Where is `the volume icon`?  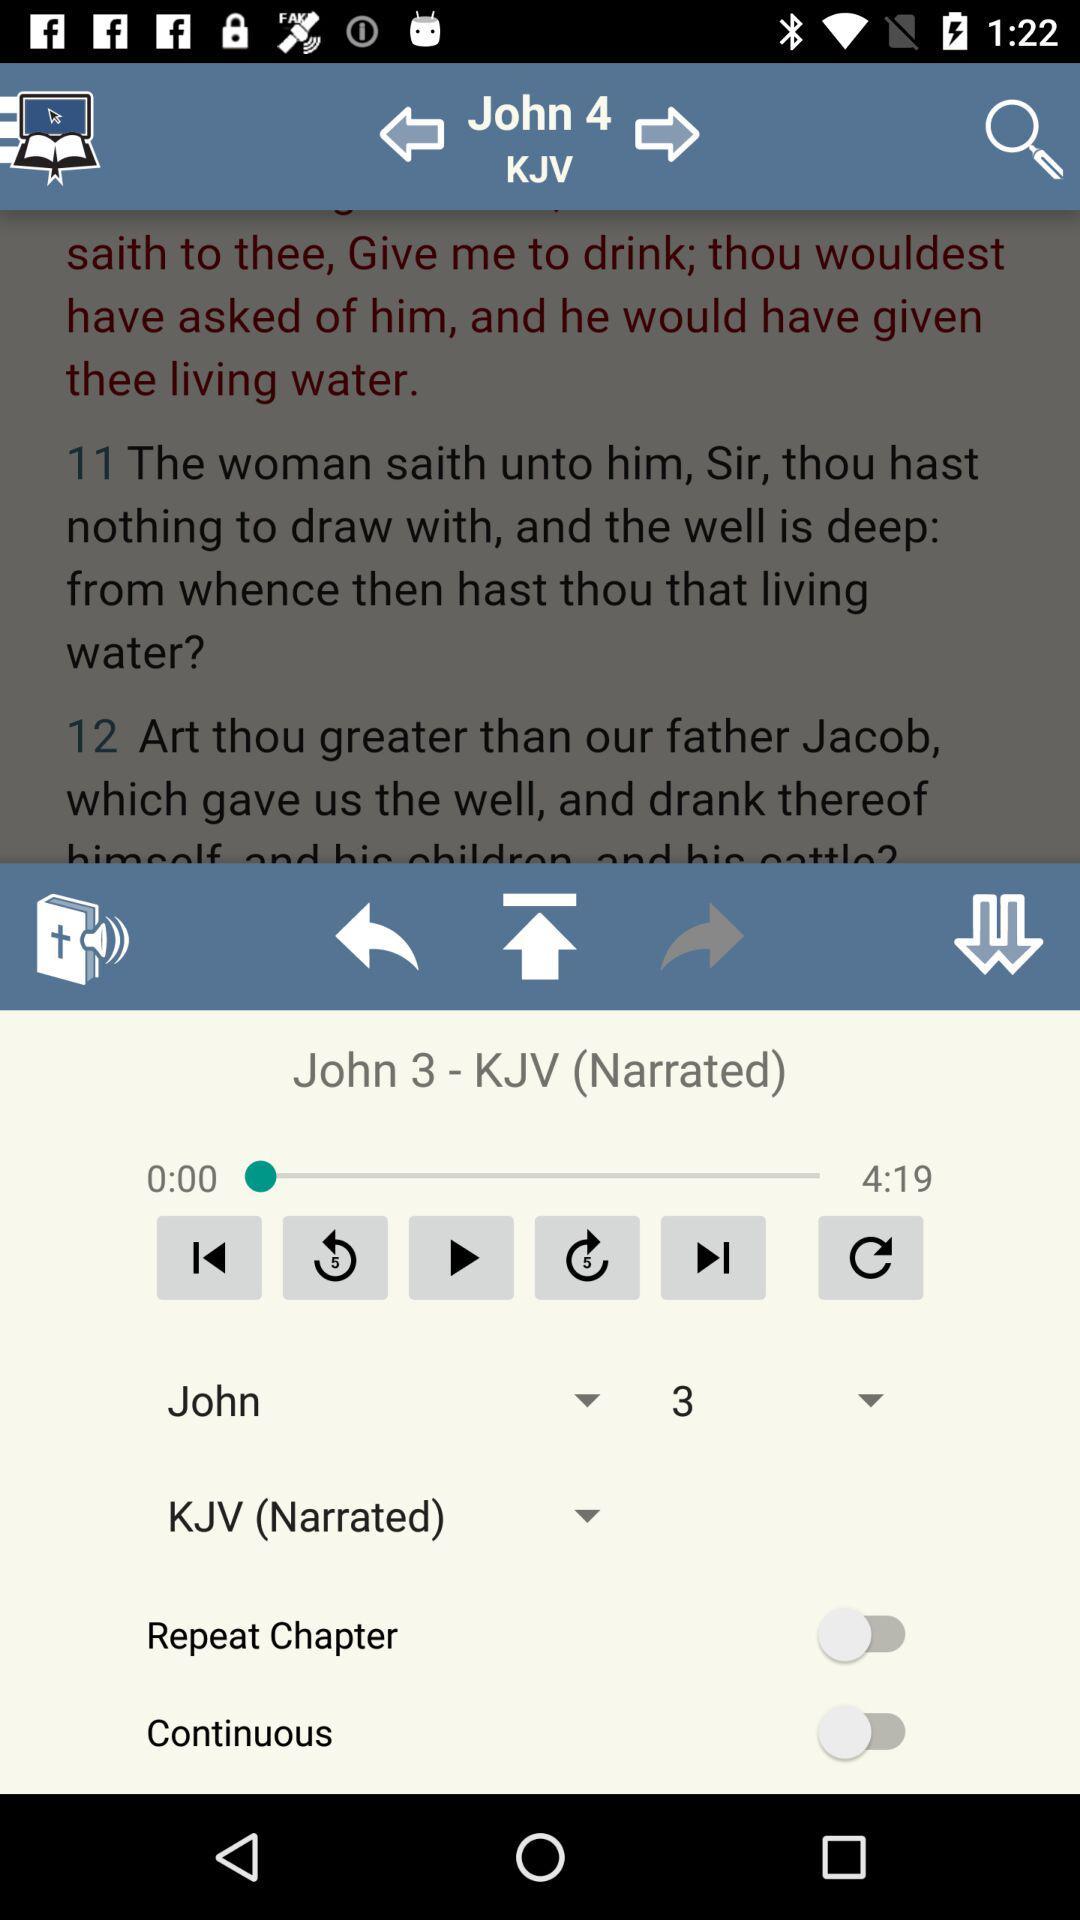
the volume icon is located at coordinates (80, 935).